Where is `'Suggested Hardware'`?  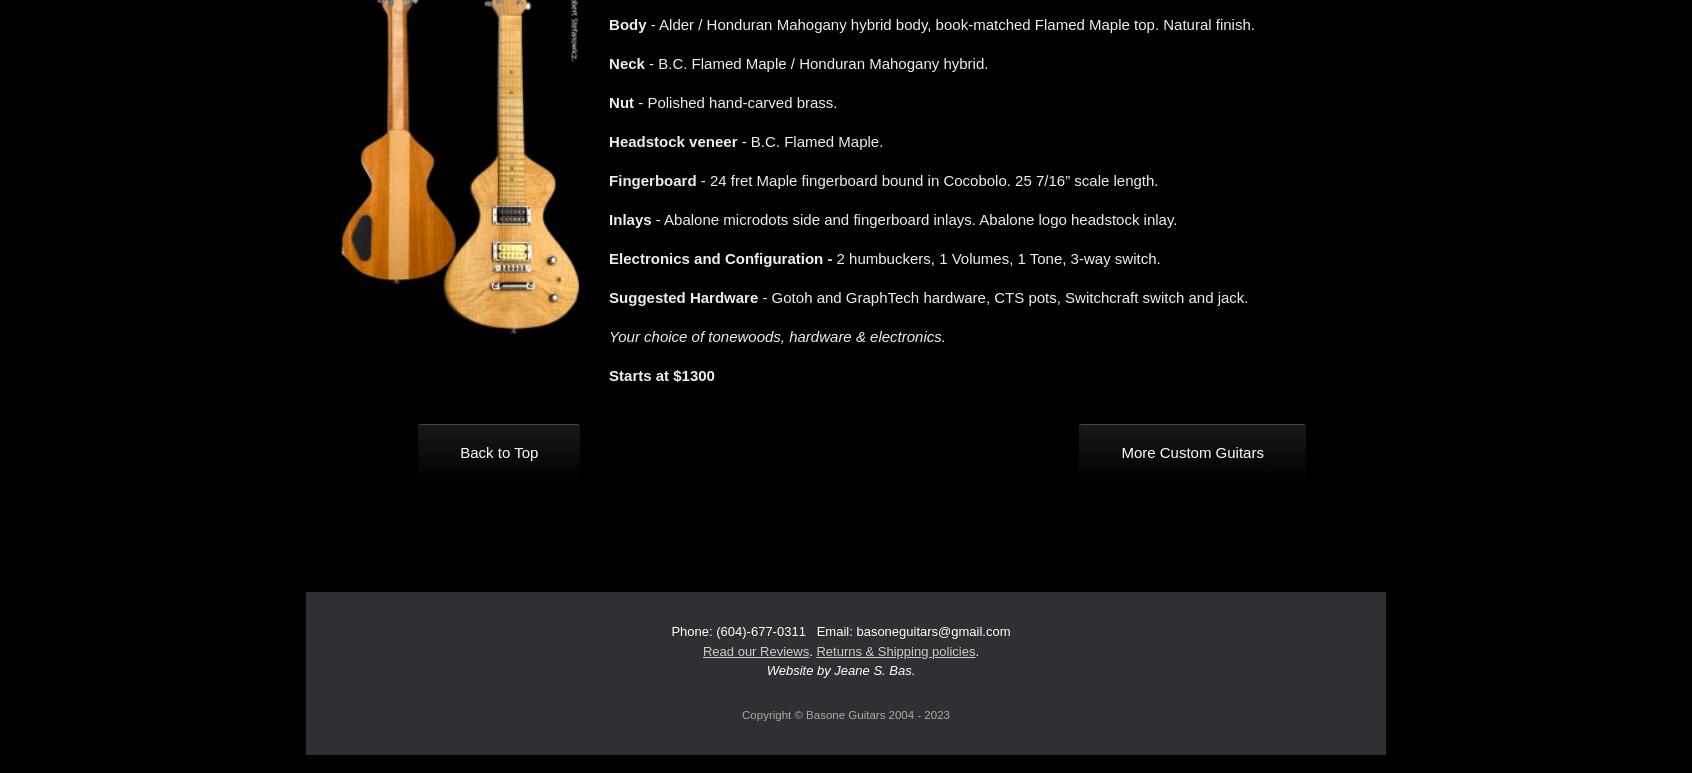 'Suggested Hardware' is located at coordinates (683, 297).